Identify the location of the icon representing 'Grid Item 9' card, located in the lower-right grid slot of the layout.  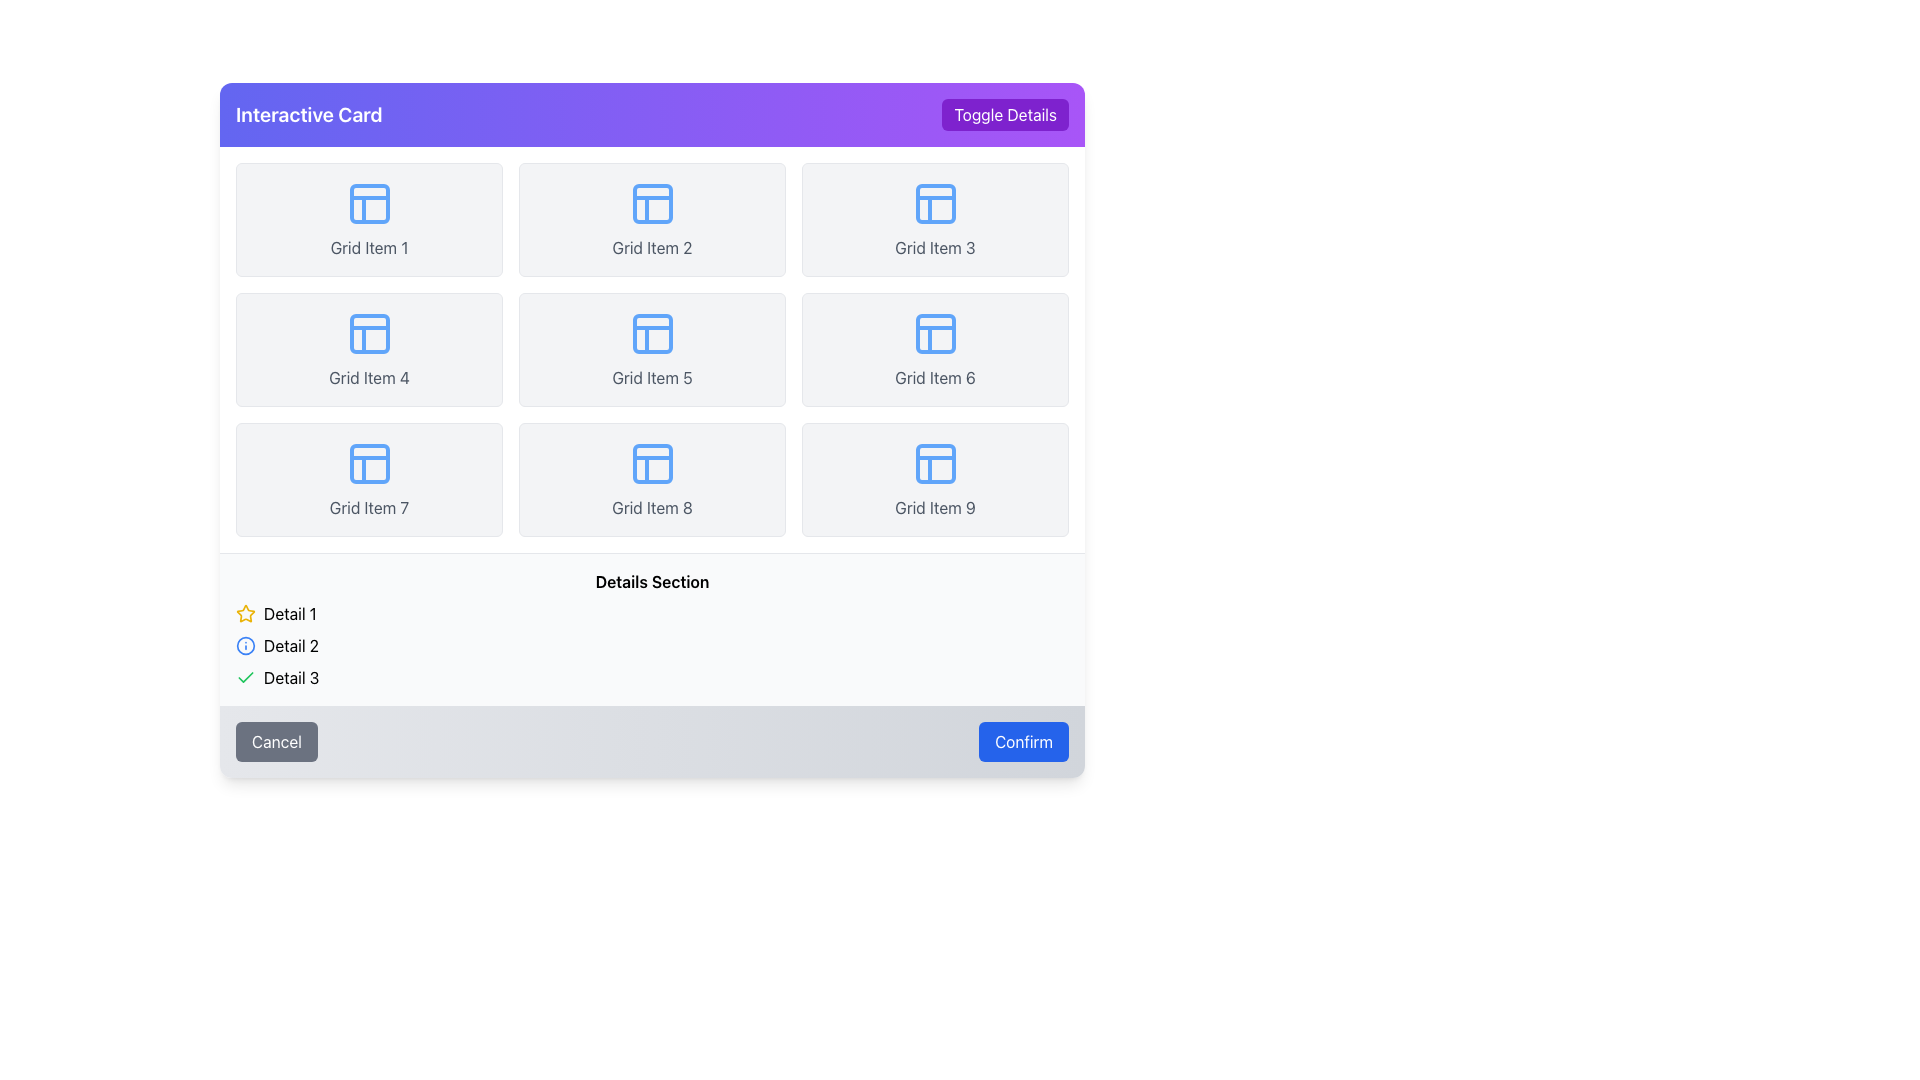
(934, 463).